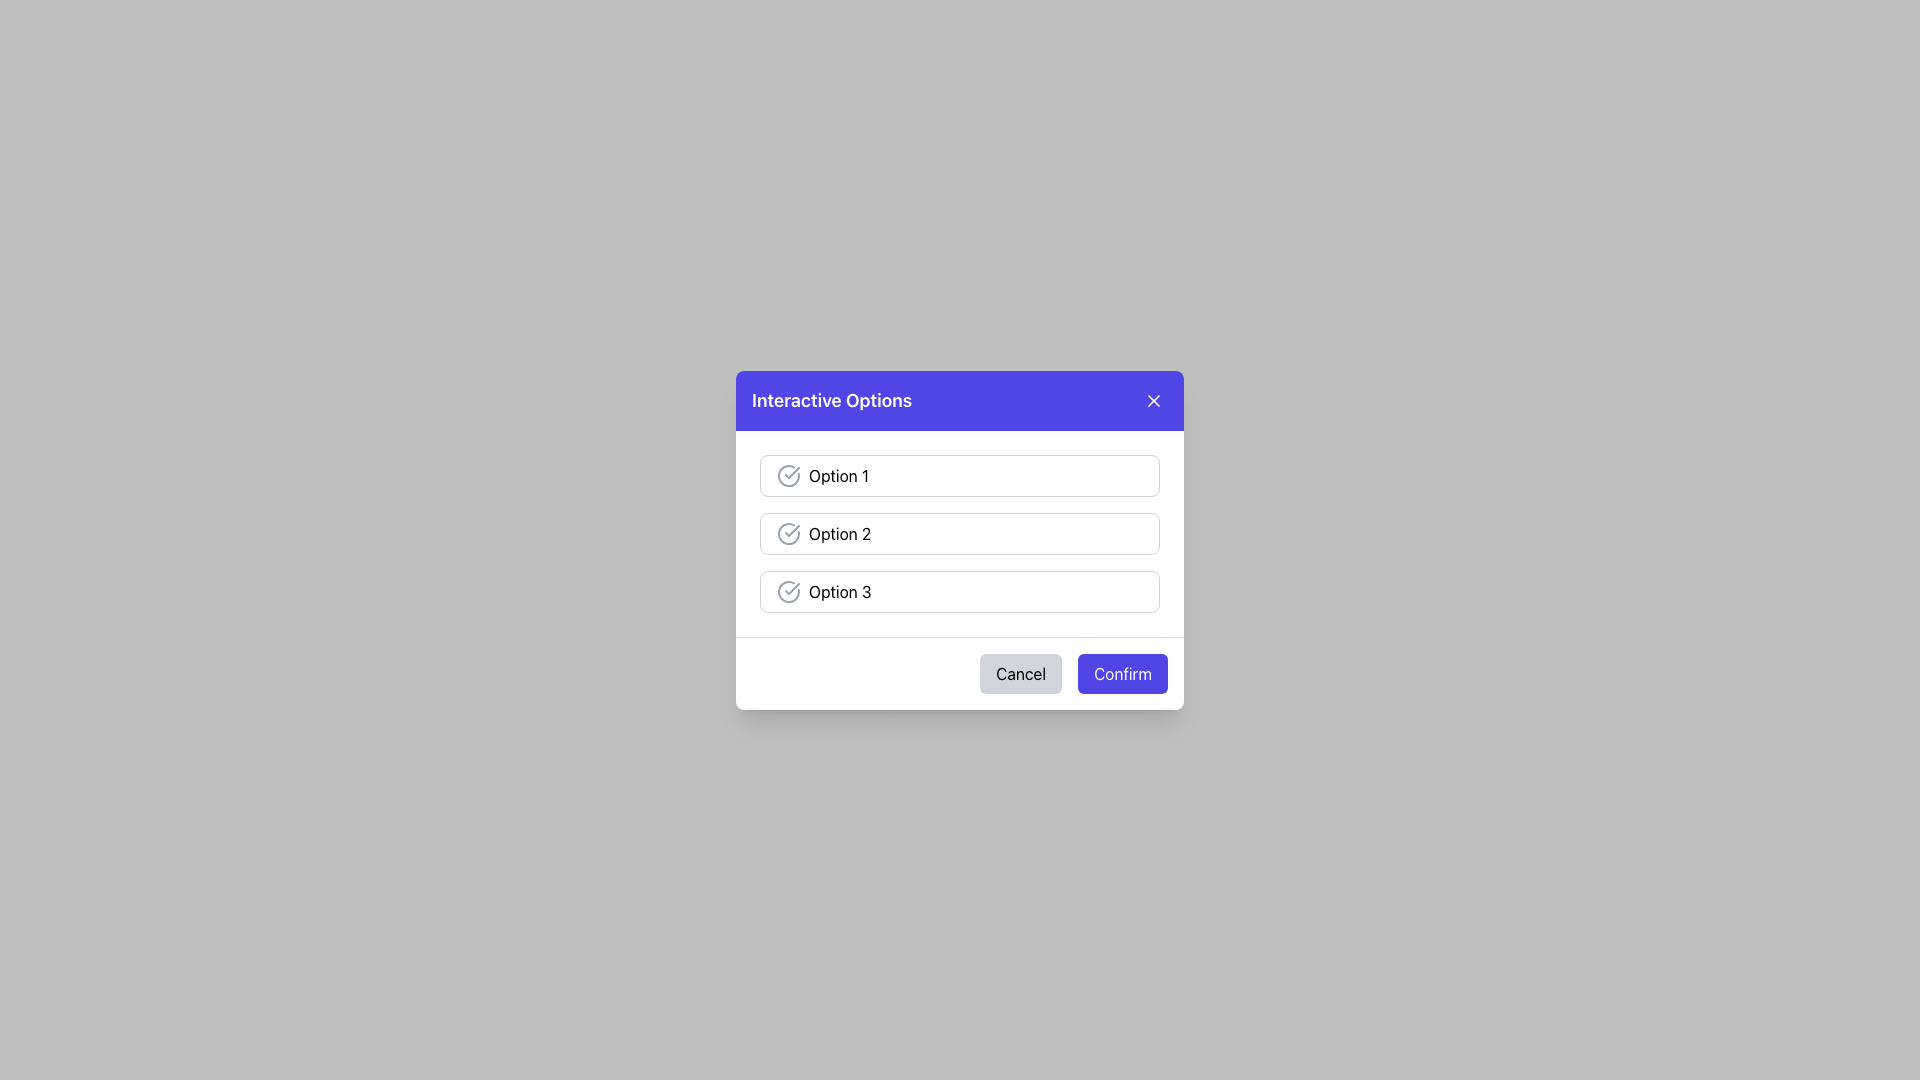 Image resolution: width=1920 pixels, height=1080 pixels. What do you see at coordinates (791, 587) in the screenshot?
I see `the SVG checkmark icon that indicates a completed action or selected state, positioned slightly to the right of the center within a circular frame` at bounding box center [791, 587].